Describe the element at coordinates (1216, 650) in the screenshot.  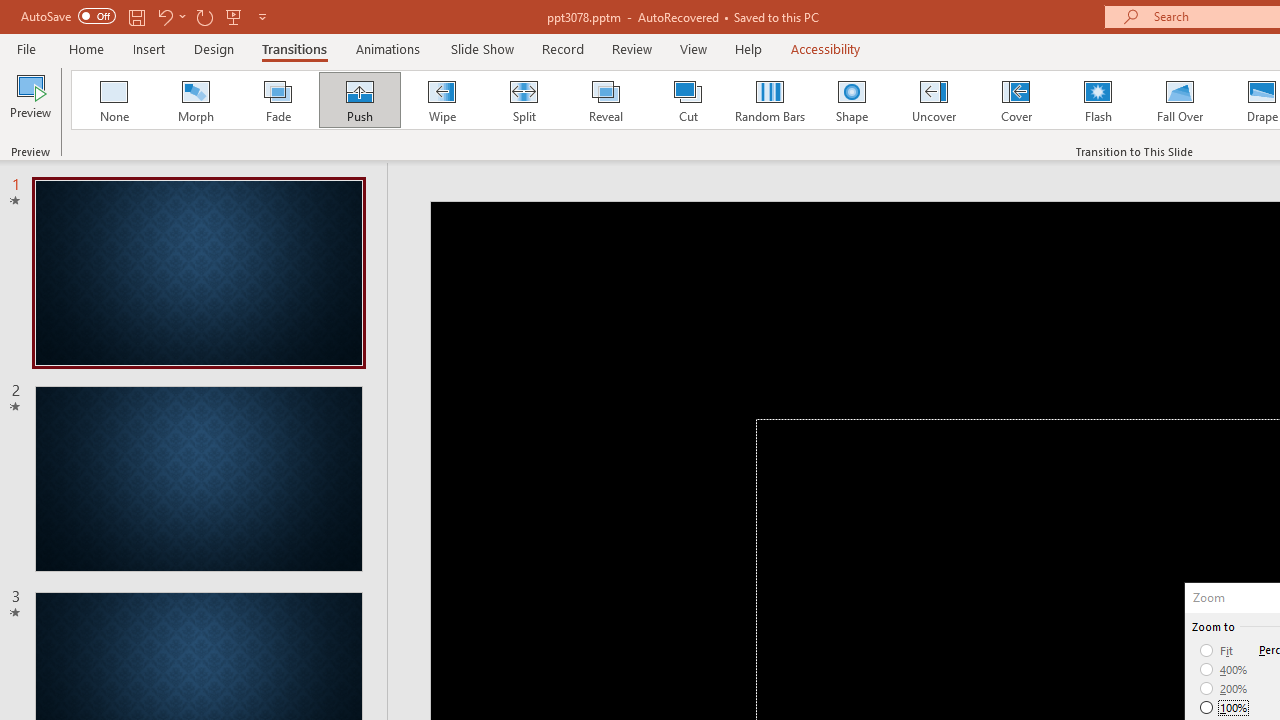
I see `'Fit'` at that location.